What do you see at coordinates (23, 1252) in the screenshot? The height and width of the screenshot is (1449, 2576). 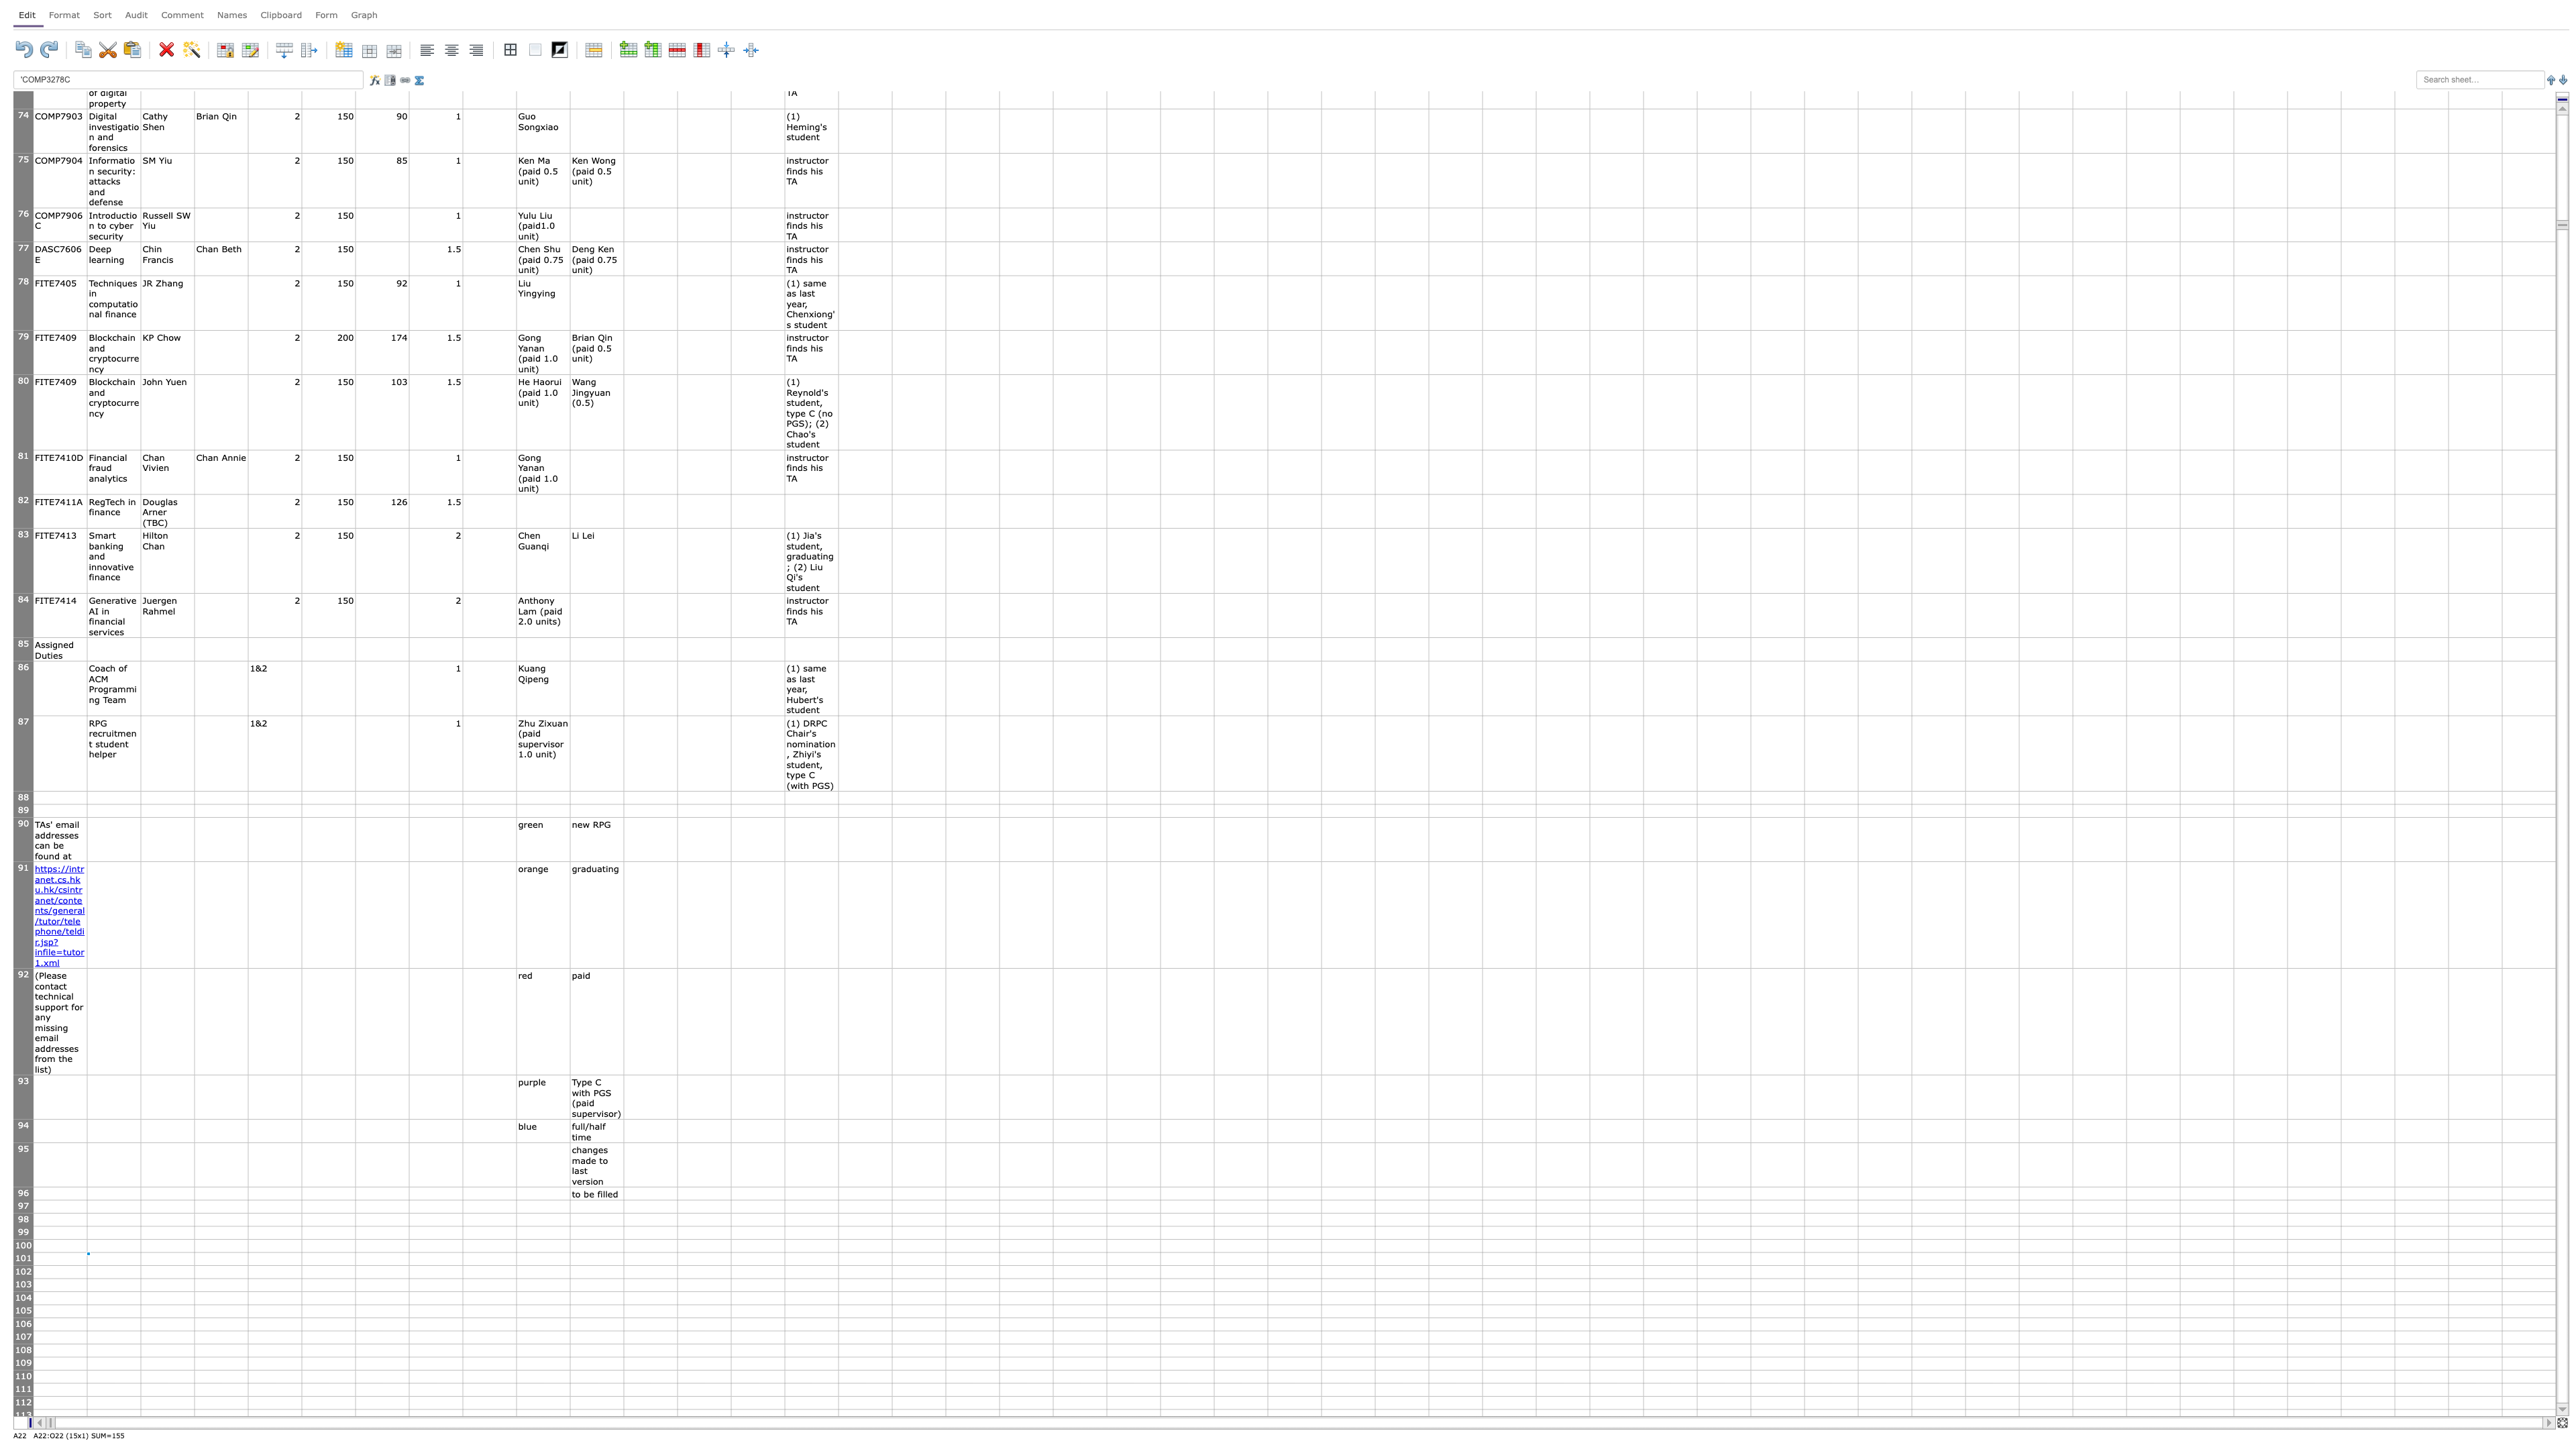 I see `row 100's header bottom edge for resizing` at bounding box center [23, 1252].